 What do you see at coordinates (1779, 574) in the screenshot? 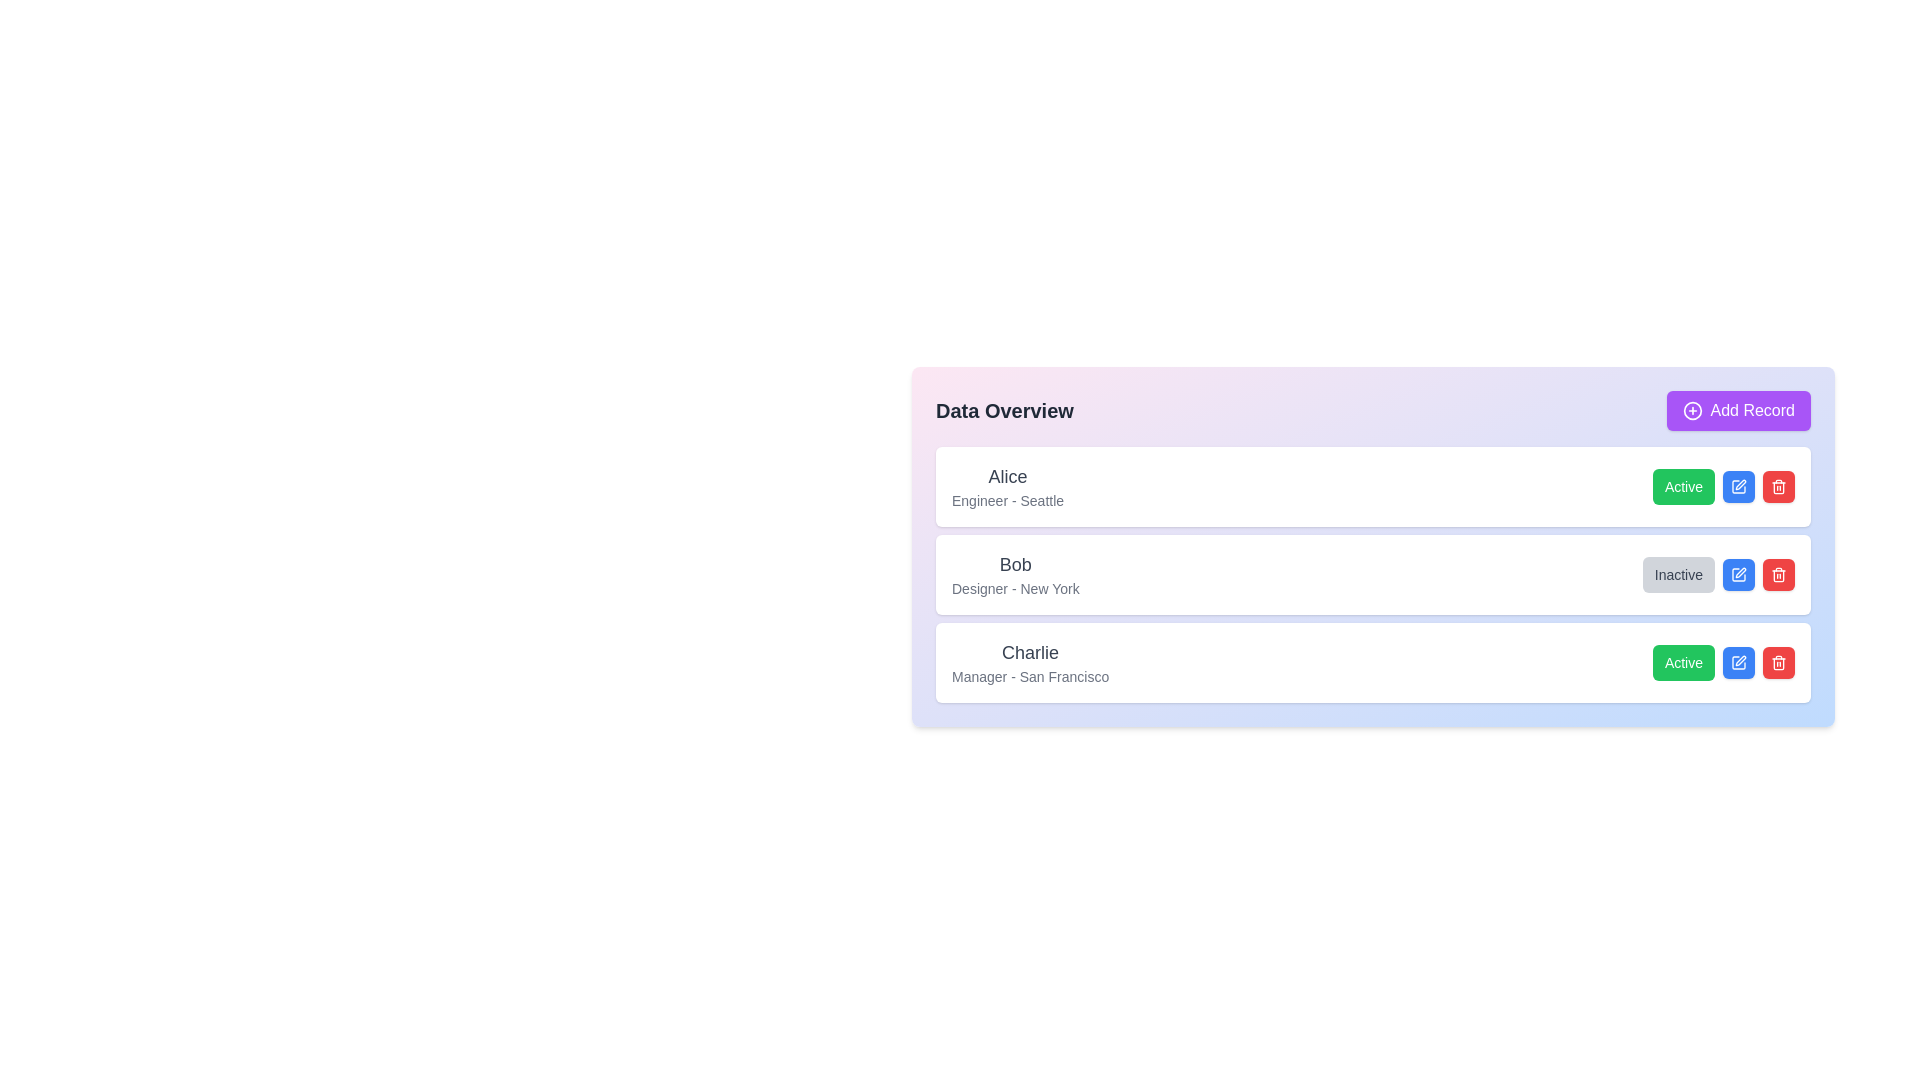
I see `the red trashcan icon representing the delete action for Bob (Designer - New York)` at bounding box center [1779, 574].